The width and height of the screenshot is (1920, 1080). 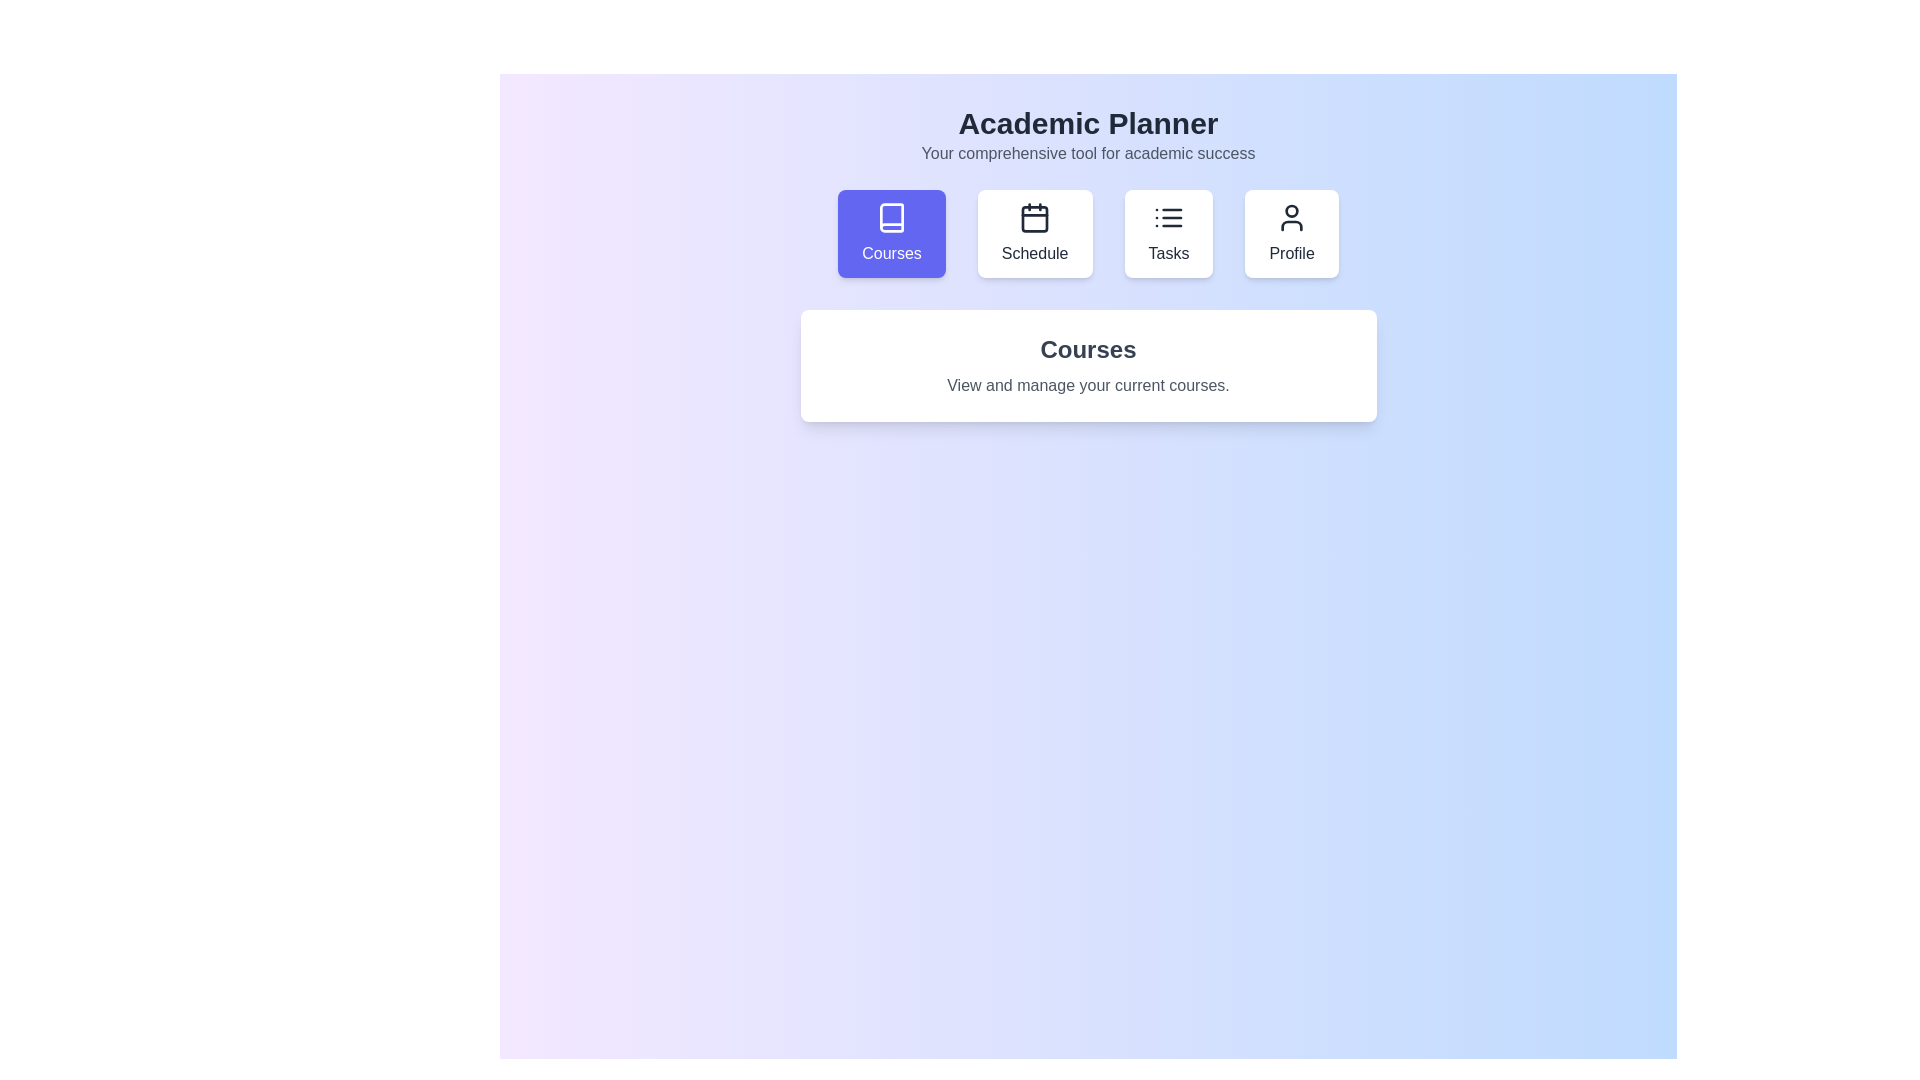 I want to click on the Tasks tab to view its content, so click(x=1169, y=233).